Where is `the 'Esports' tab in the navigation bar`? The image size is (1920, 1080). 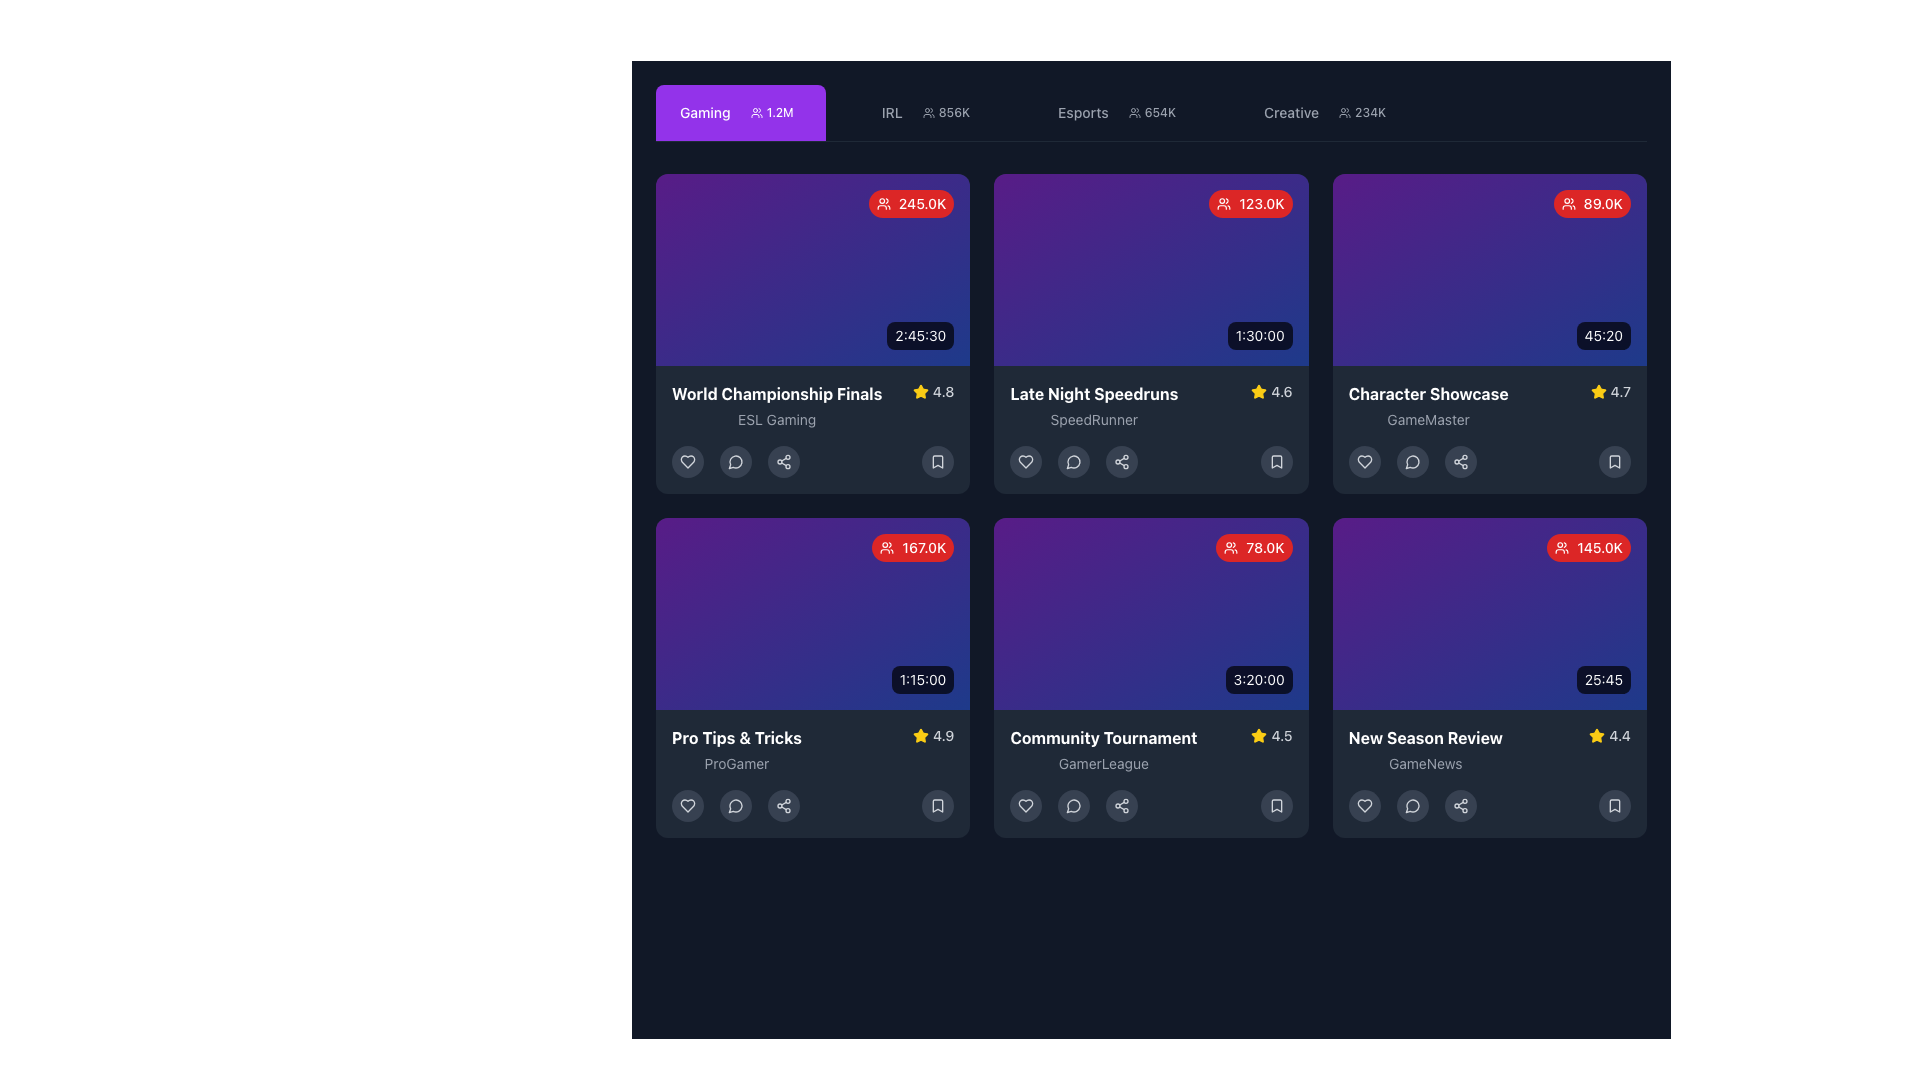
the 'Esports' tab in the navigation bar is located at coordinates (1151, 113).